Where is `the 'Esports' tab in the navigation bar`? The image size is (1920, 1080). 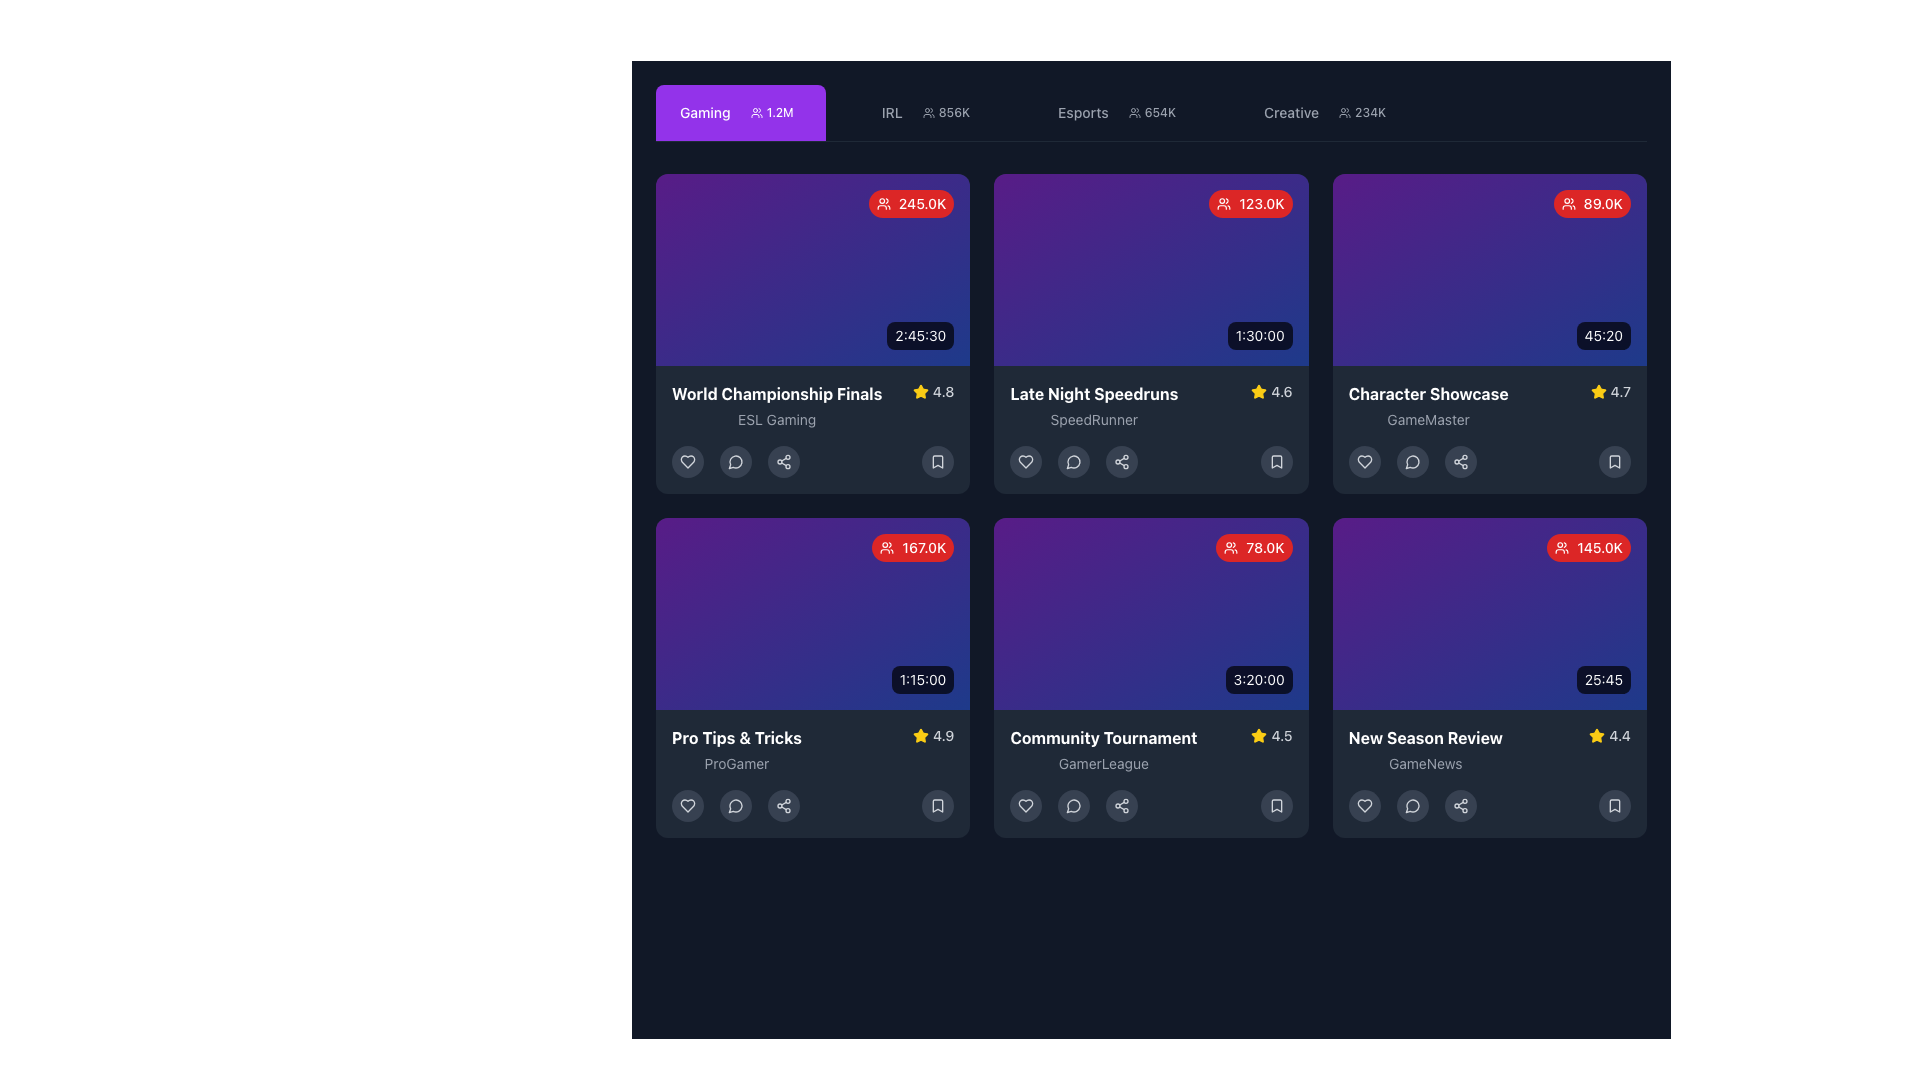
the 'Esports' tab in the navigation bar is located at coordinates (1151, 113).